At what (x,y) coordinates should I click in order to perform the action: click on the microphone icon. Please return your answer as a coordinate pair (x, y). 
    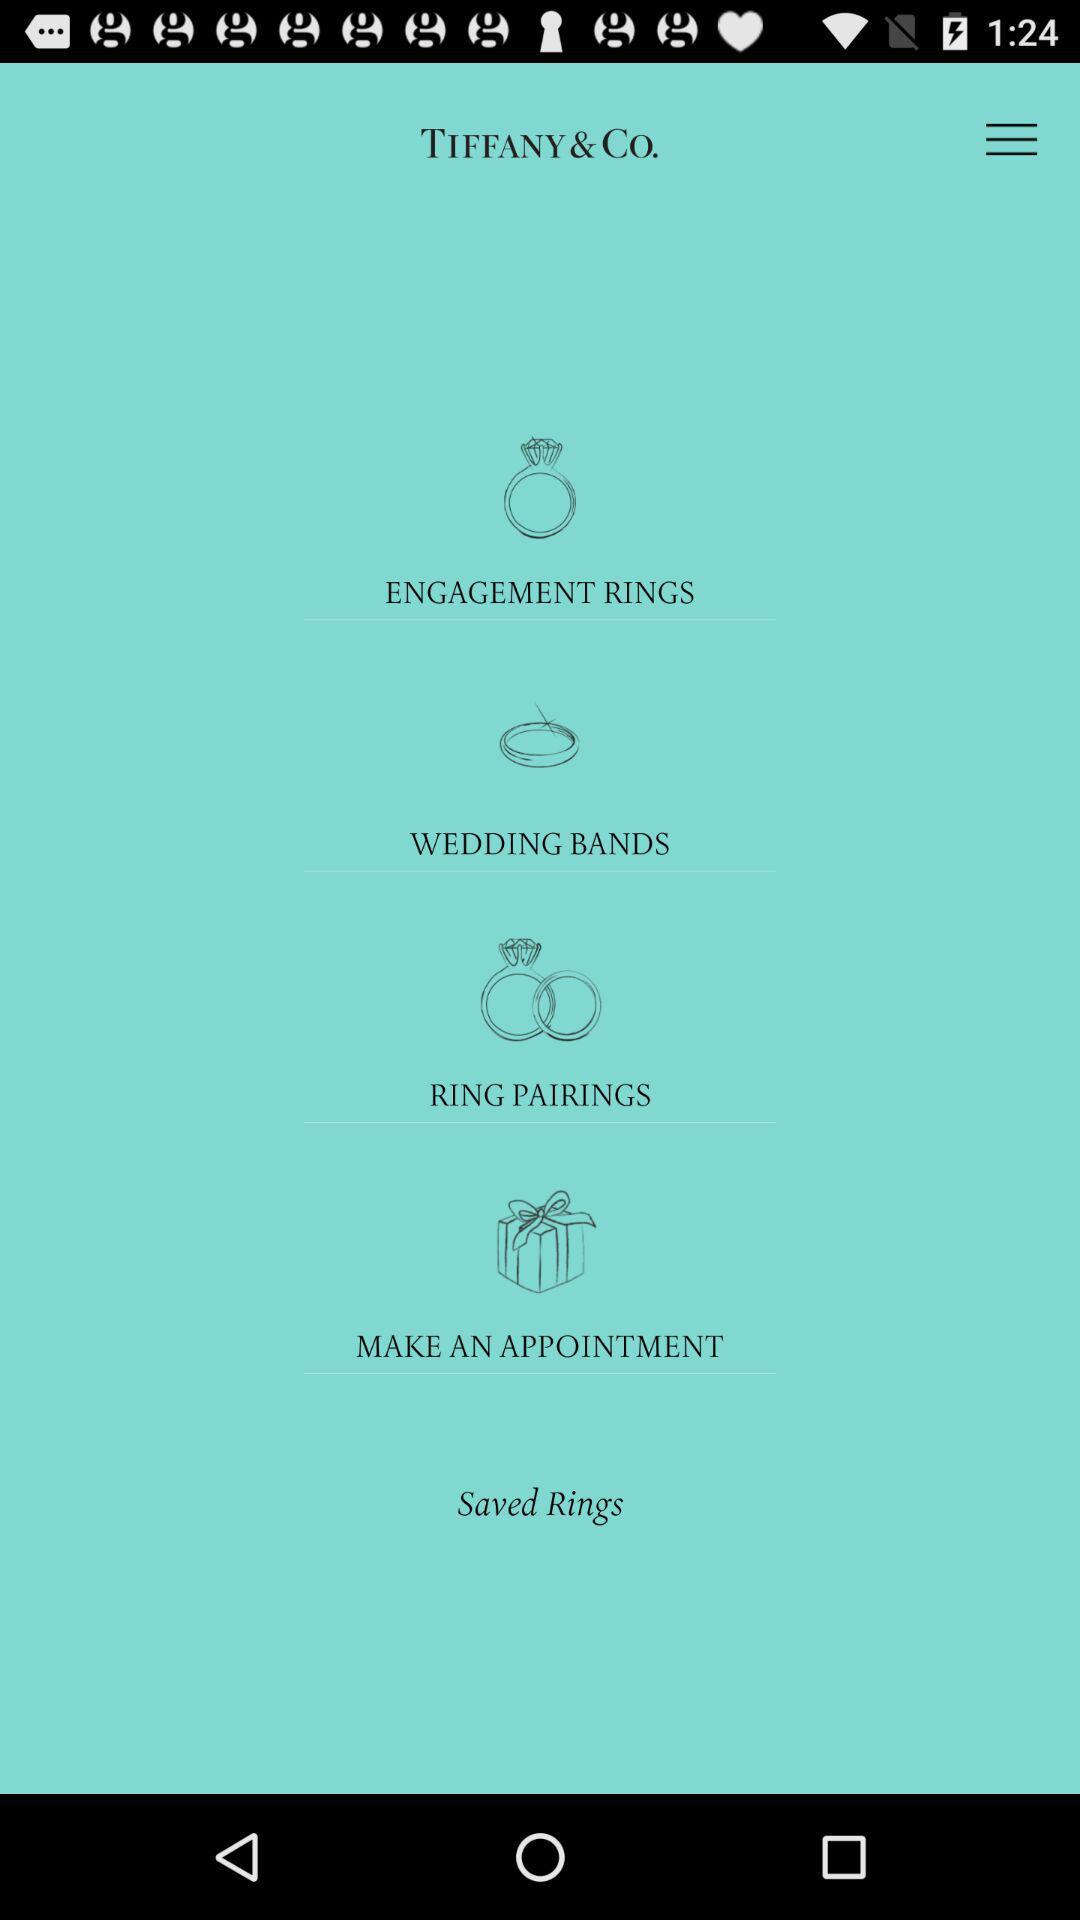
    Looking at the image, I should click on (540, 521).